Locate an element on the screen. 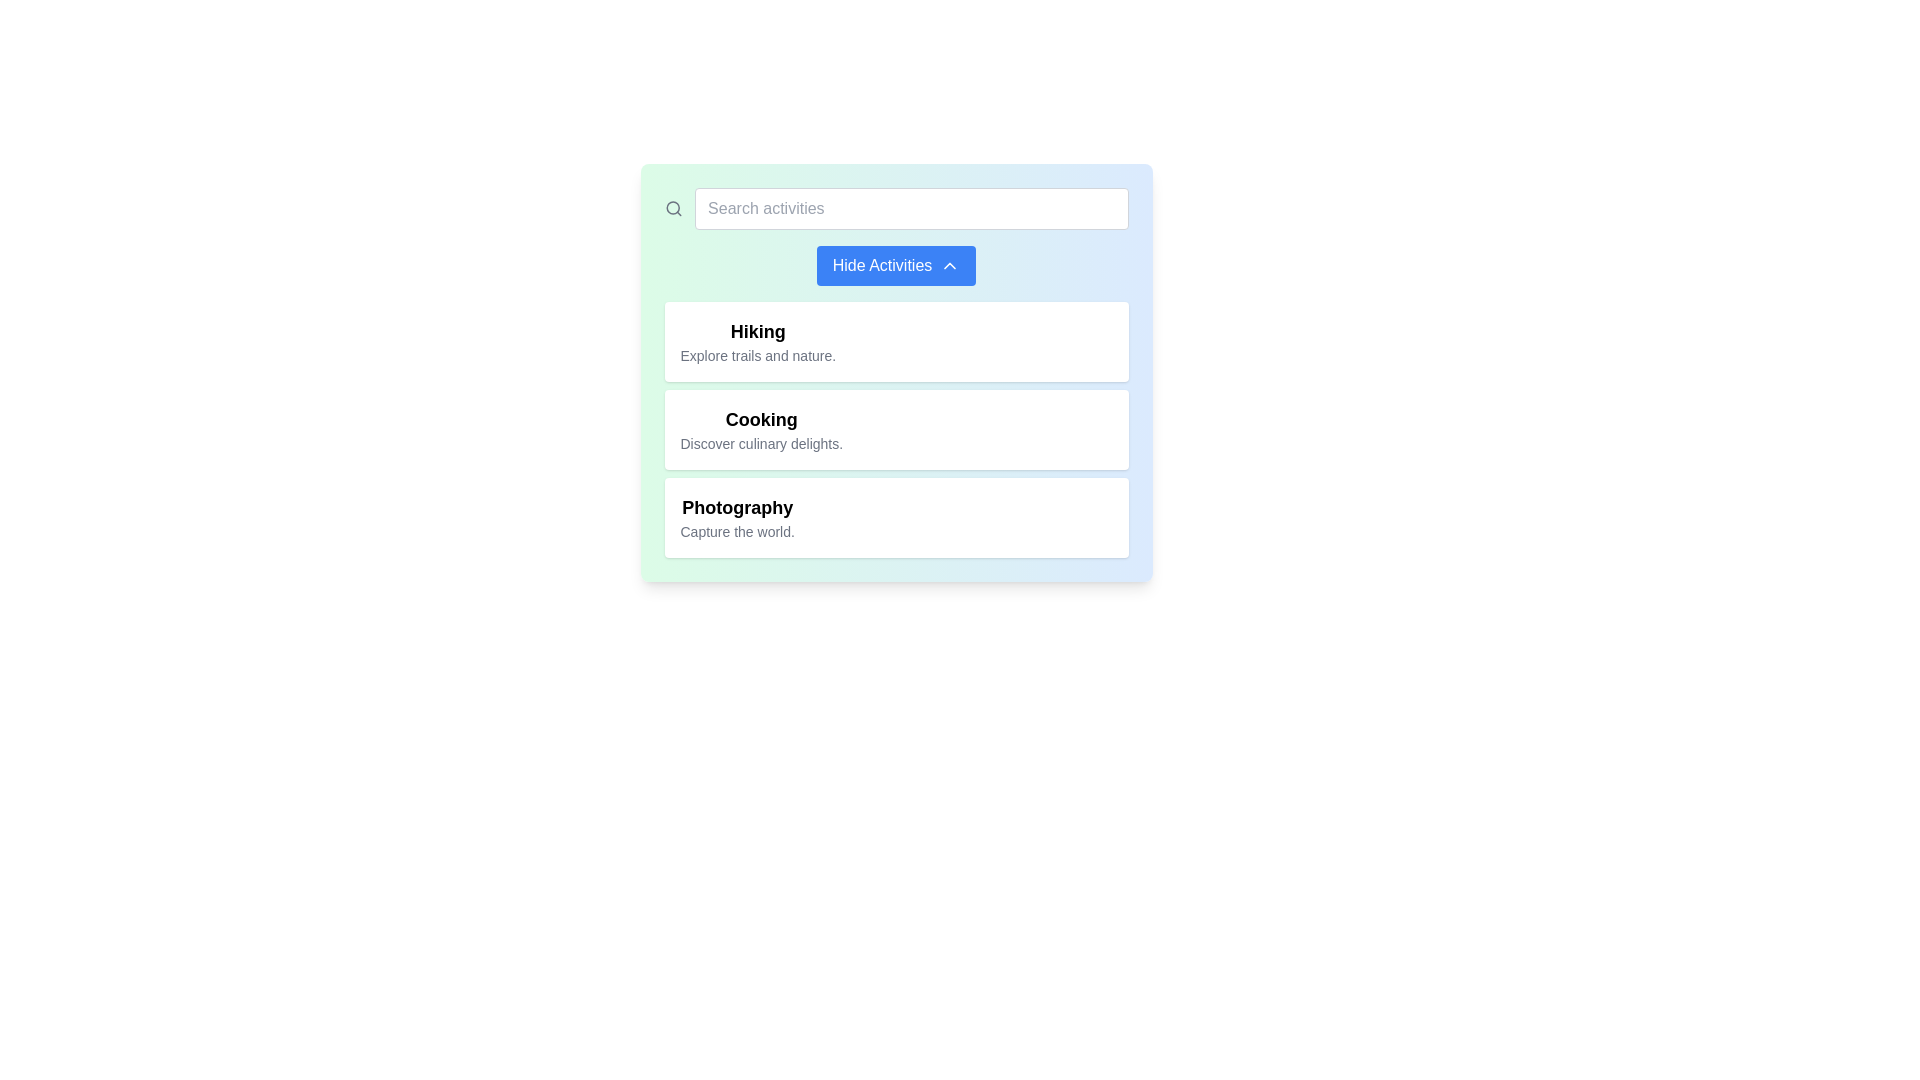 Image resolution: width=1920 pixels, height=1080 pixels. text label or heading that identifies the category or topic related to cooking, positioned between the 'Hiking' header and 'Photography' below is located at coordinates (760, 419).